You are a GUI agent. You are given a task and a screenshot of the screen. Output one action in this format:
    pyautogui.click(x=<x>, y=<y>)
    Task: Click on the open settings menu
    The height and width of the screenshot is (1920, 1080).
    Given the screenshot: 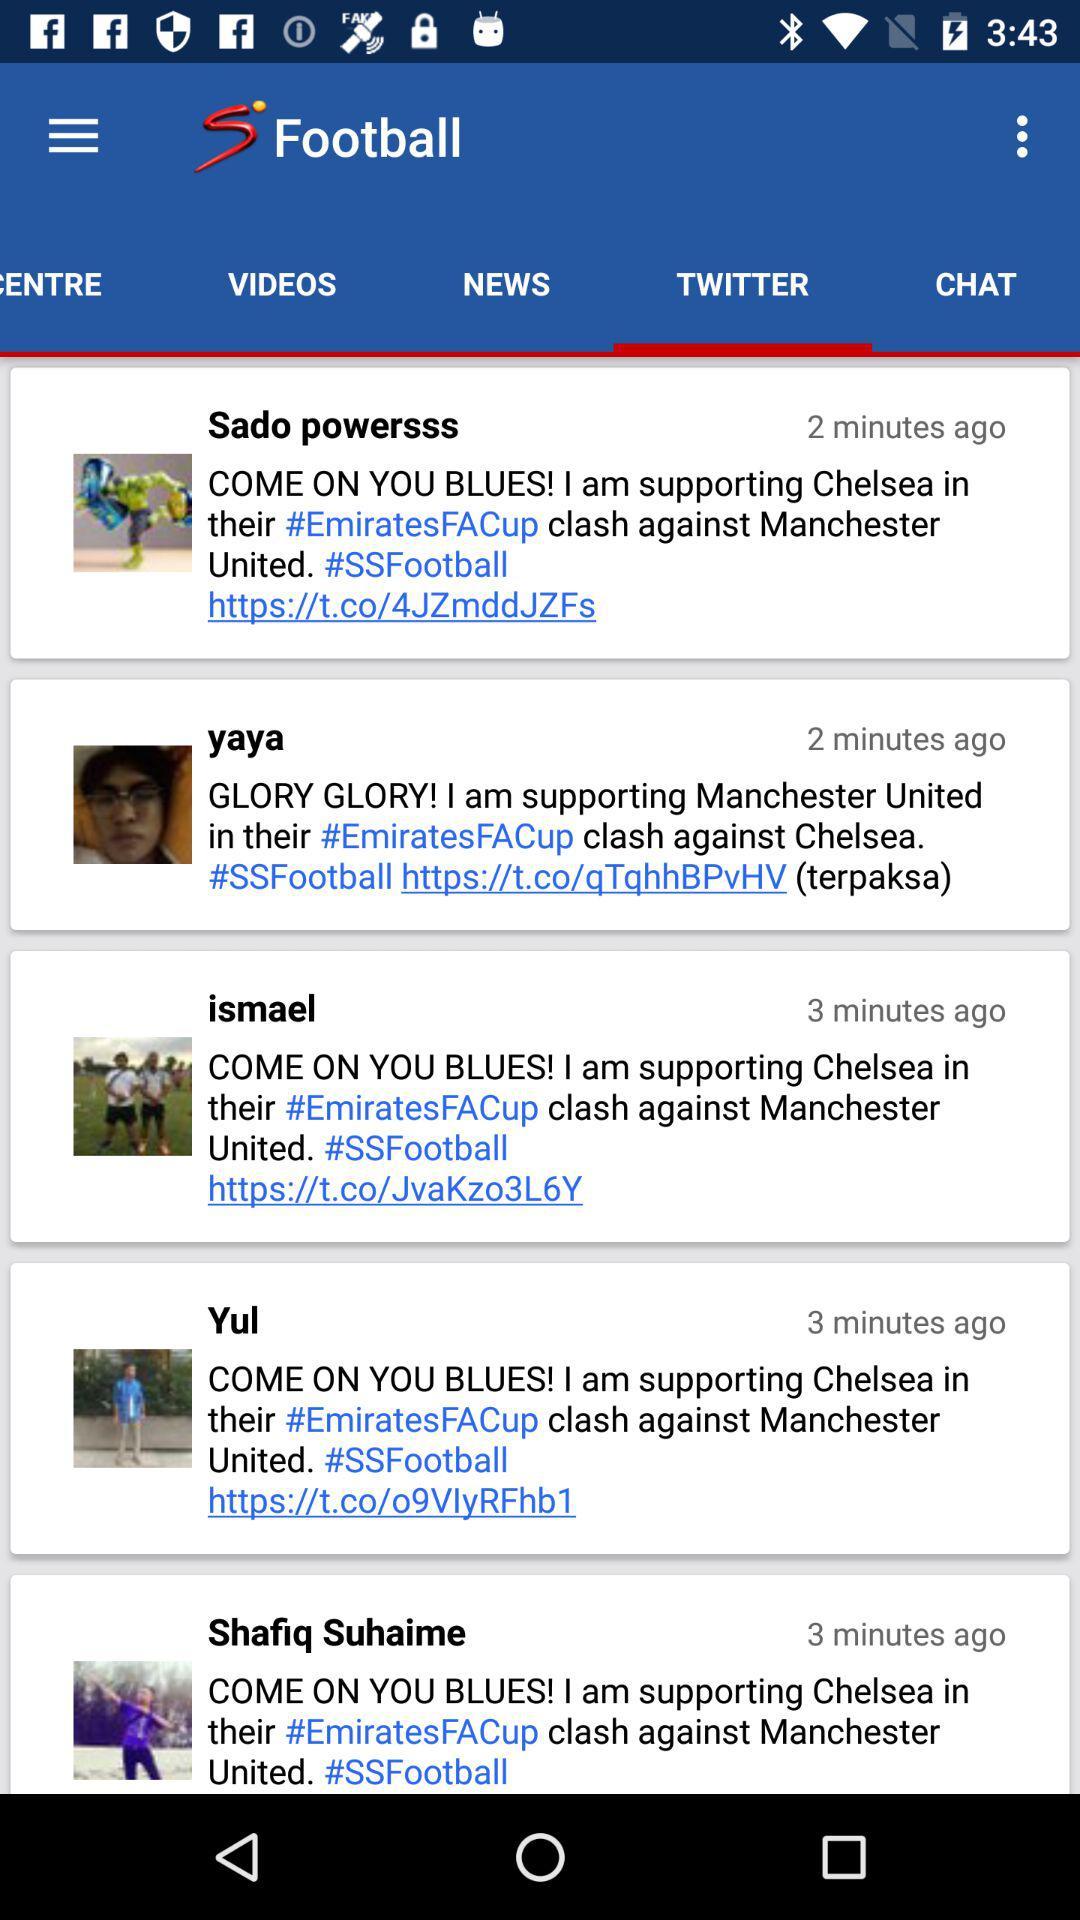 What is the action you would take?
    pyautogui.click(x=72, y=135)
    